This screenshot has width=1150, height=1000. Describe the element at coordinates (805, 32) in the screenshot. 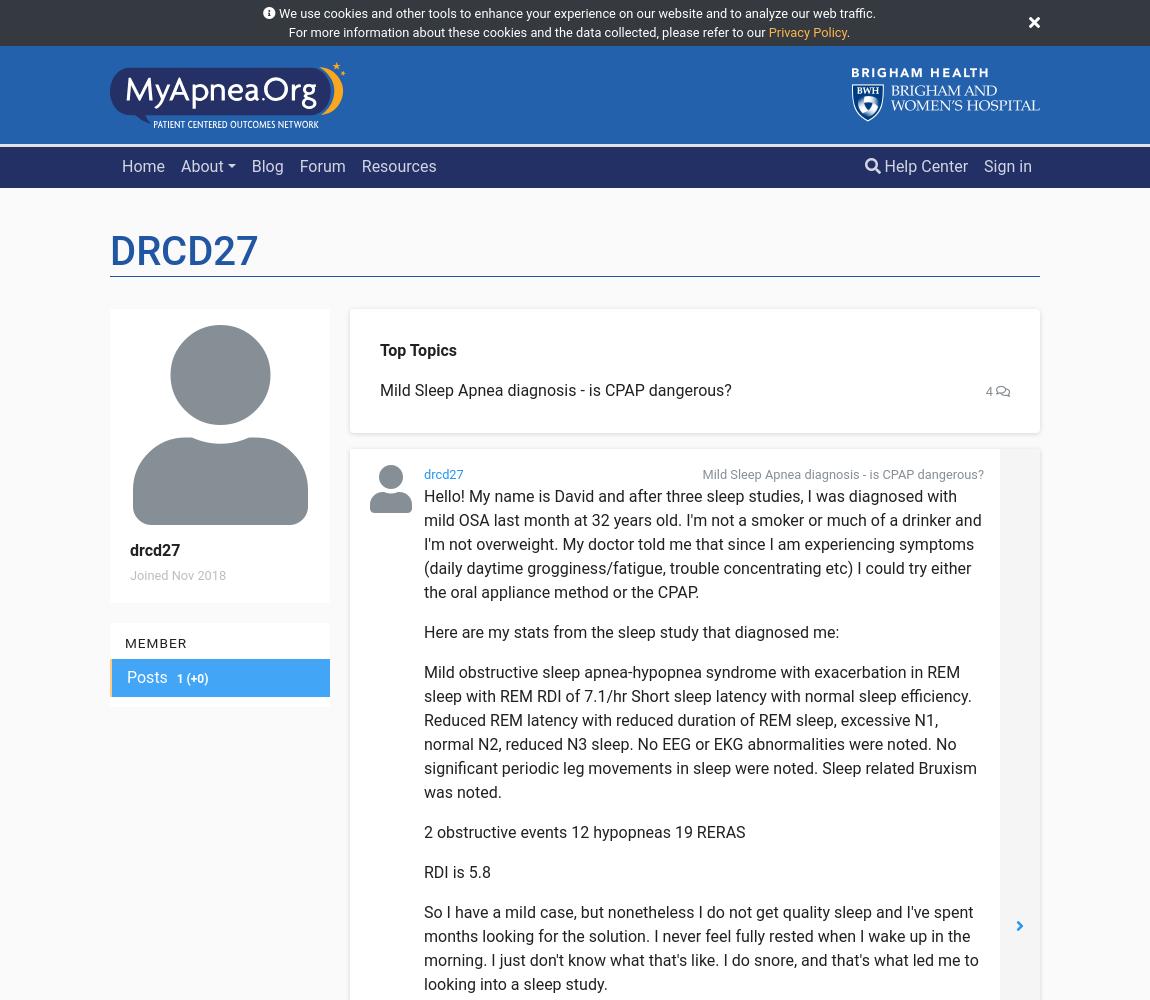

I see `'Privacy Policy'` at that location.